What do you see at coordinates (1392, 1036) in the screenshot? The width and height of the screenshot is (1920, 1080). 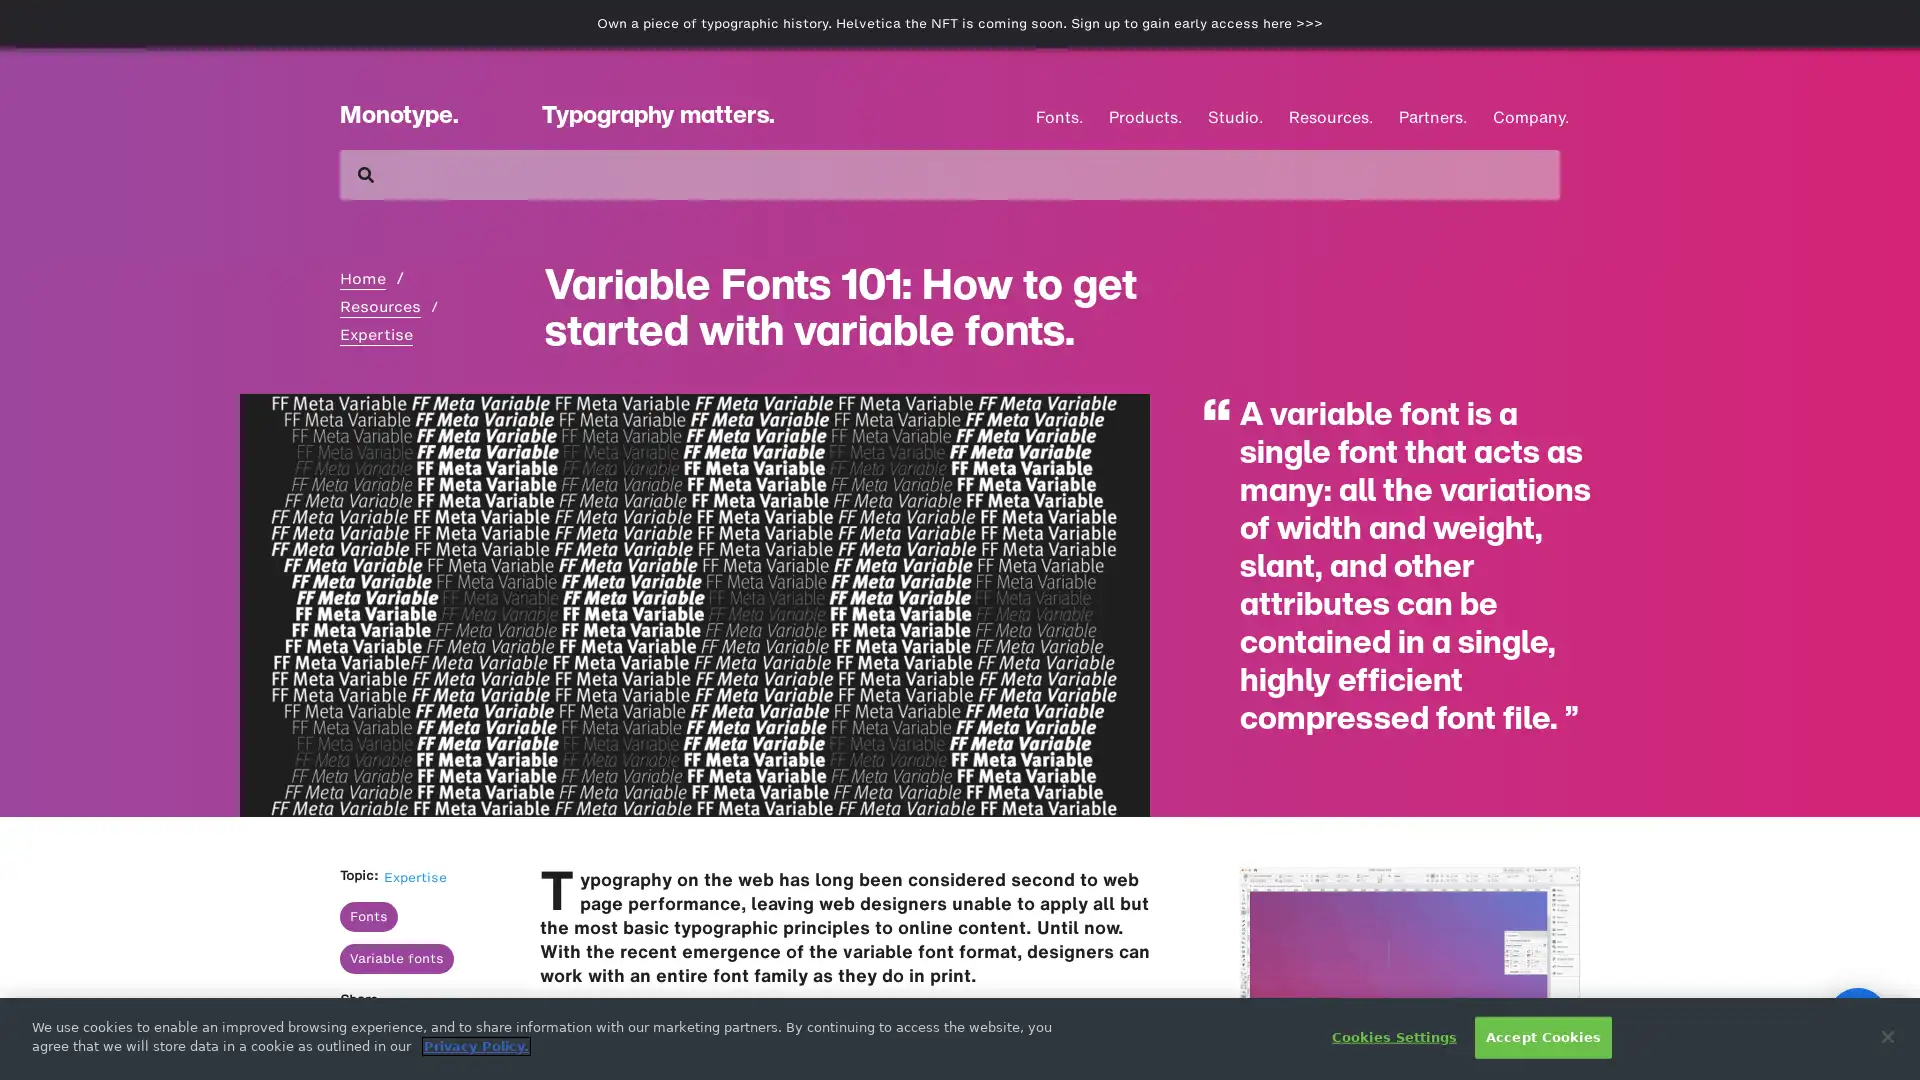 I see `Cookies Settings` at bounding box center [1392, 1036].